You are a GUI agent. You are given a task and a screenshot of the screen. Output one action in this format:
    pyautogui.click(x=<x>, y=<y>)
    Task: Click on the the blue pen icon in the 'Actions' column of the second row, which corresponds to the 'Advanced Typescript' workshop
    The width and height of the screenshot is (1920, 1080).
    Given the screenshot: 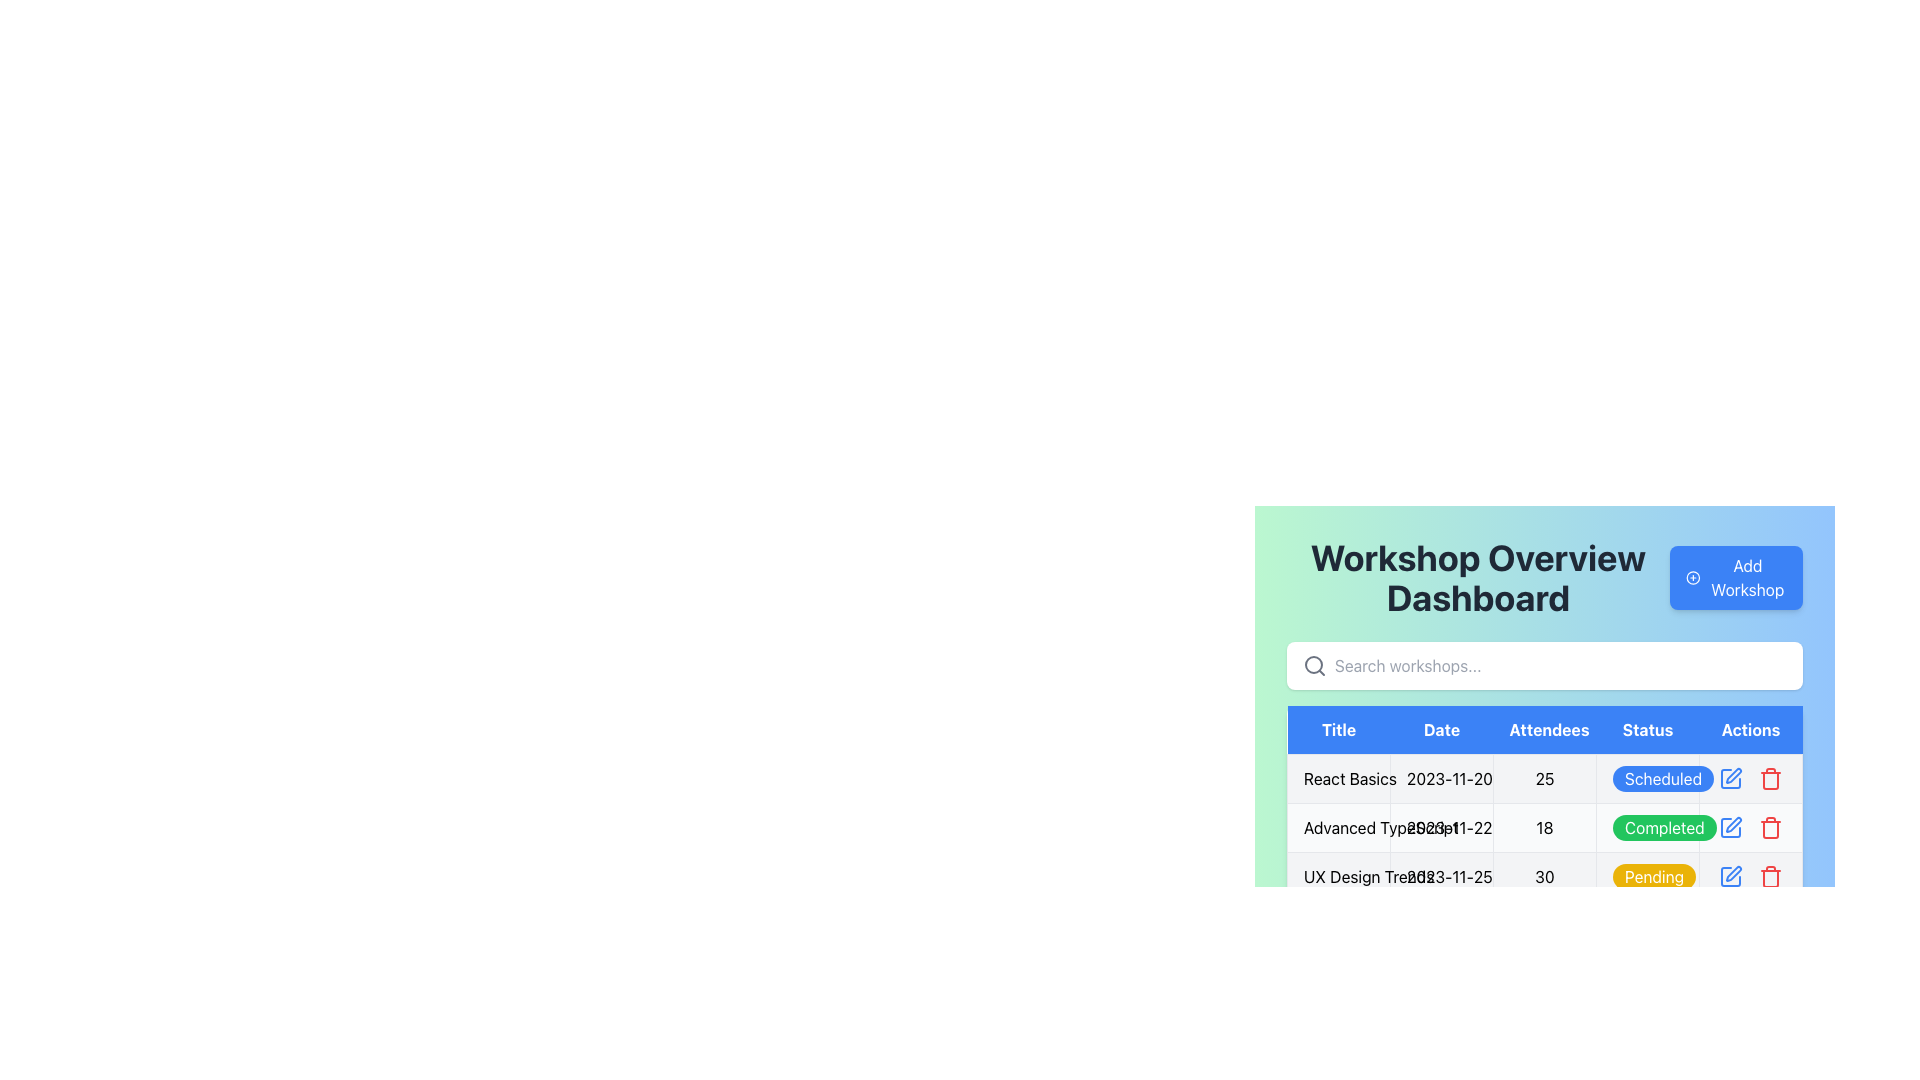 What is the action you would take?
    pyautogui.click(x=1730, y=828)
    